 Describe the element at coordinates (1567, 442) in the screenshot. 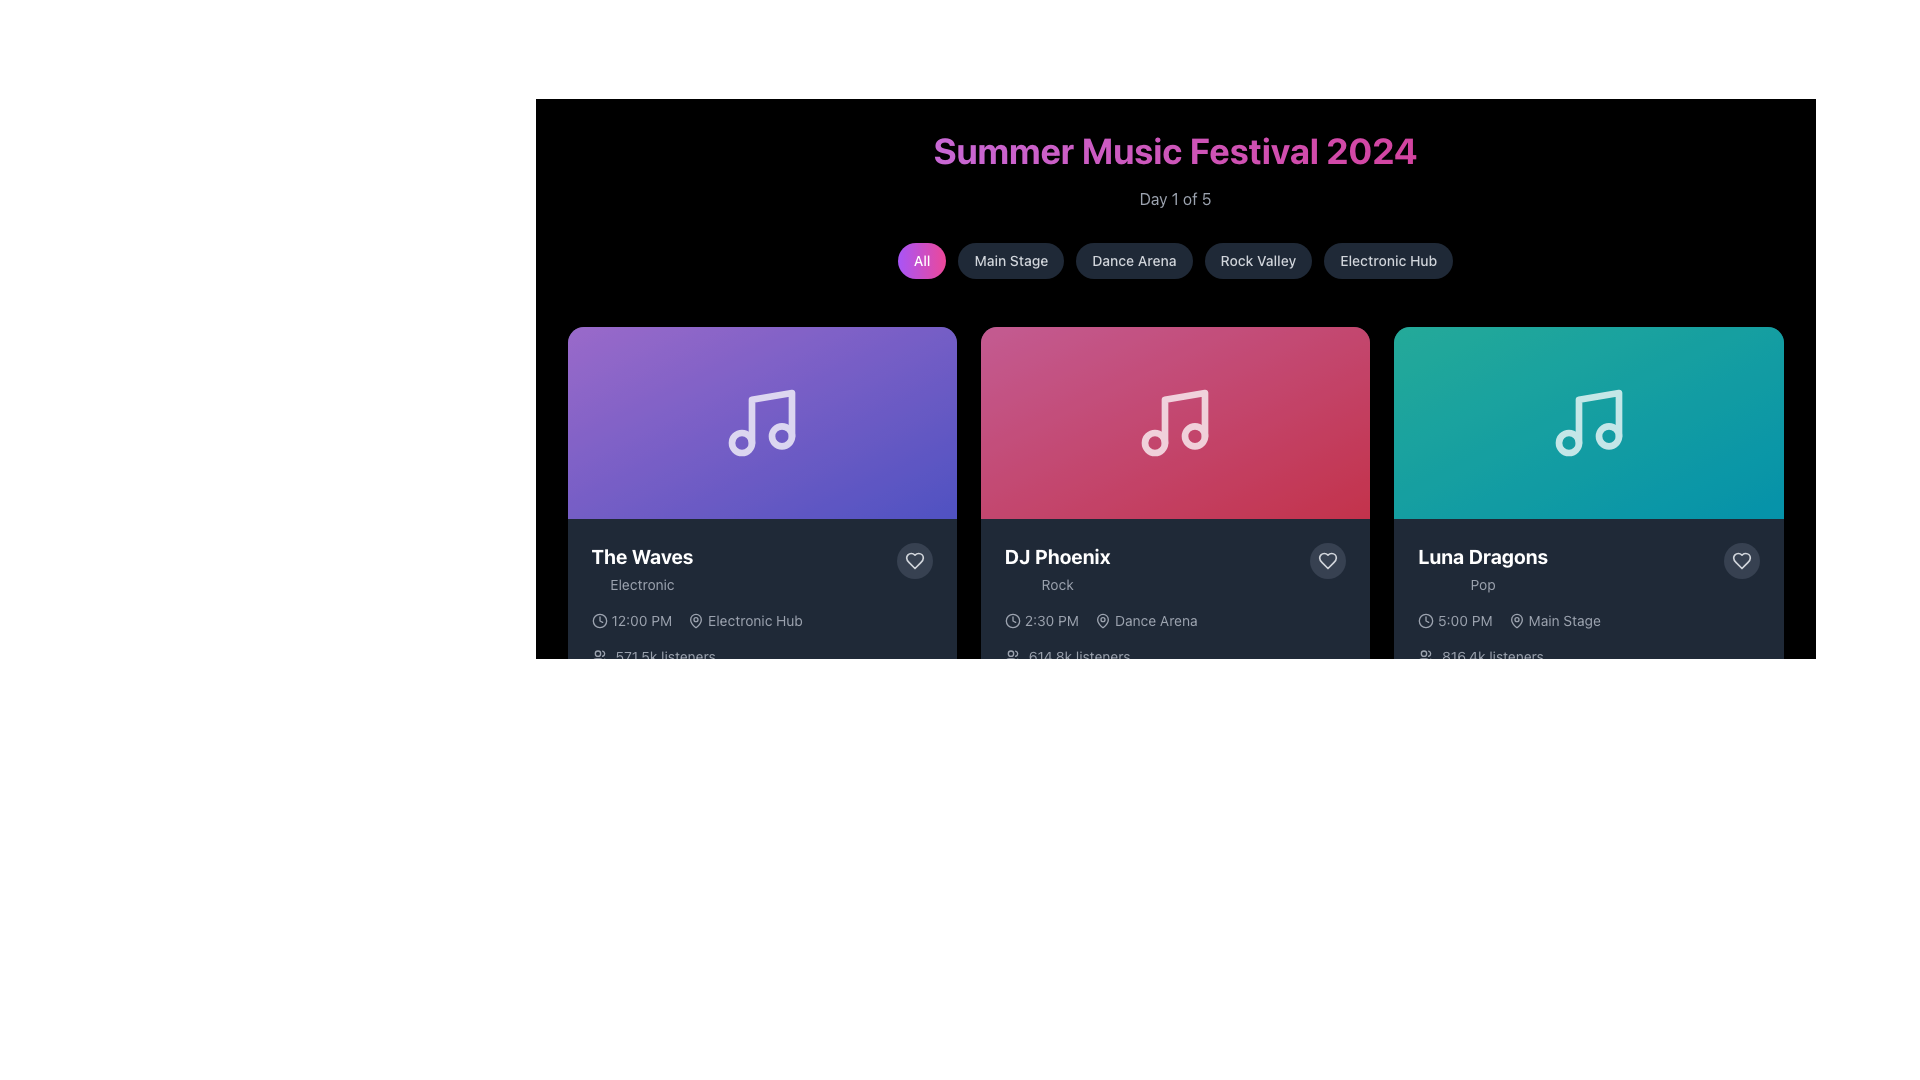

I see `the small teal circular icon located at the bottom-left corner of the musical note icon associated with the 'Luna Dragons' event card` at that location.